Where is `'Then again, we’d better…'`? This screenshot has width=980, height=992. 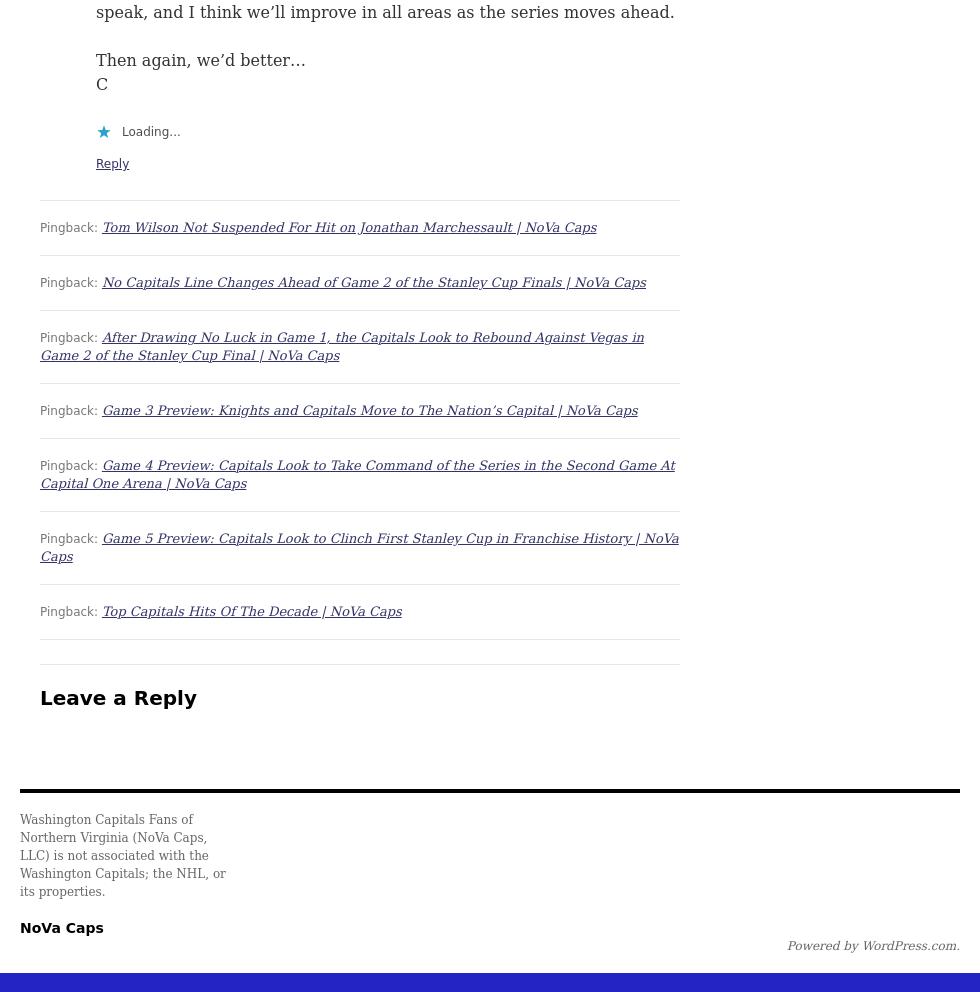
'Then again, we’d better…' is located at coordinates (200, 60).